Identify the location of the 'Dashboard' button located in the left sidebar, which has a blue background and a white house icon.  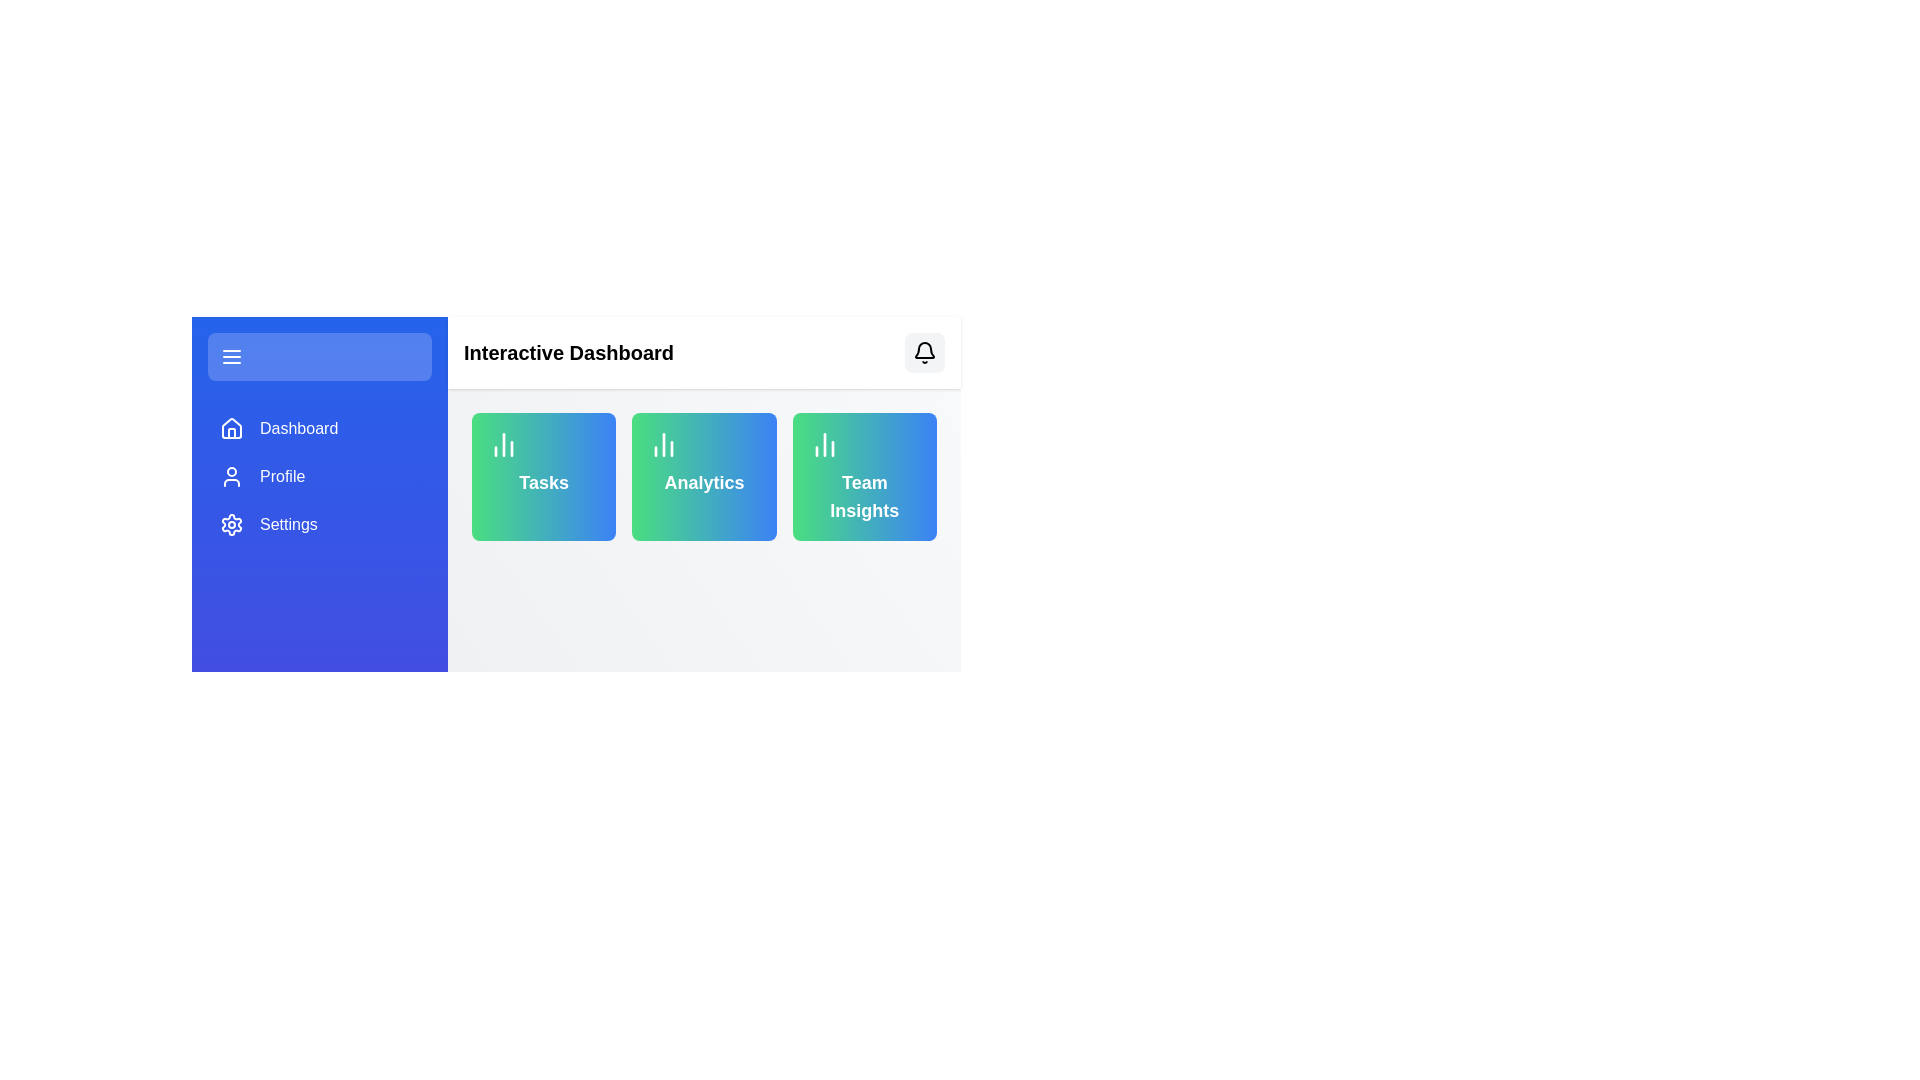
(320, 427).